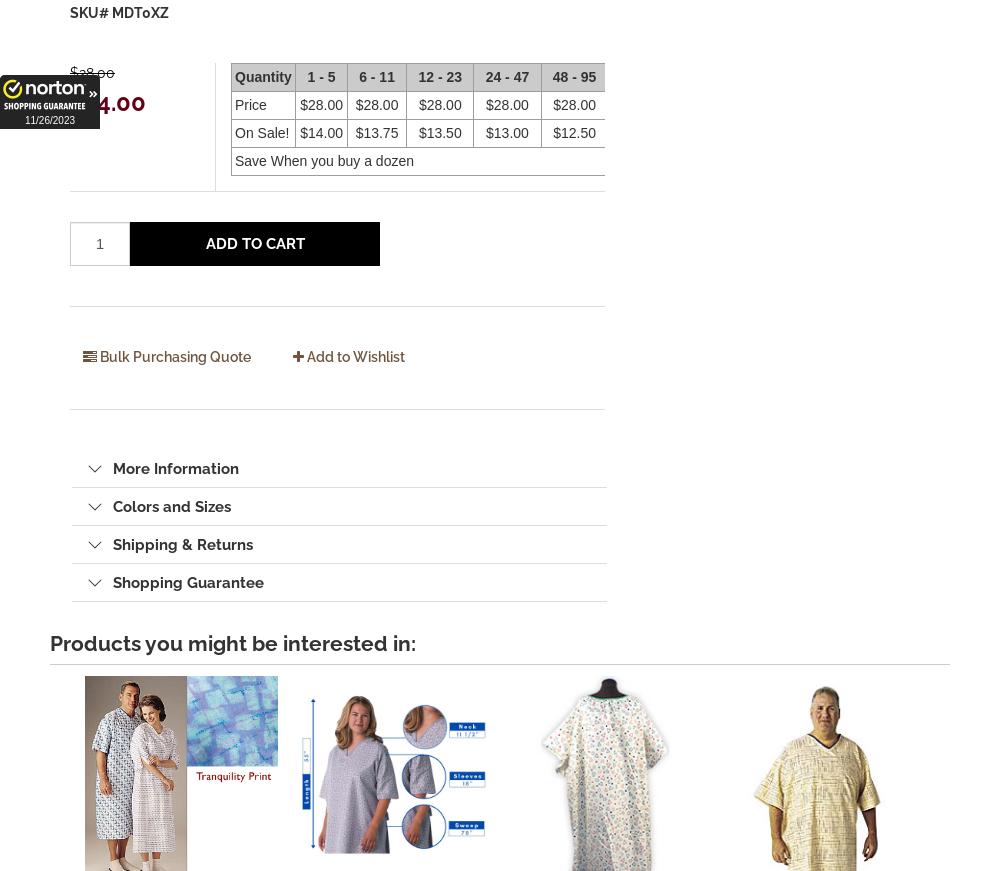 This screenshot has width=1000, height=871. What do you see at coordinates (633, 132) in the screenshot?
I see `'$12.00'` at bounding box center [633, 132].